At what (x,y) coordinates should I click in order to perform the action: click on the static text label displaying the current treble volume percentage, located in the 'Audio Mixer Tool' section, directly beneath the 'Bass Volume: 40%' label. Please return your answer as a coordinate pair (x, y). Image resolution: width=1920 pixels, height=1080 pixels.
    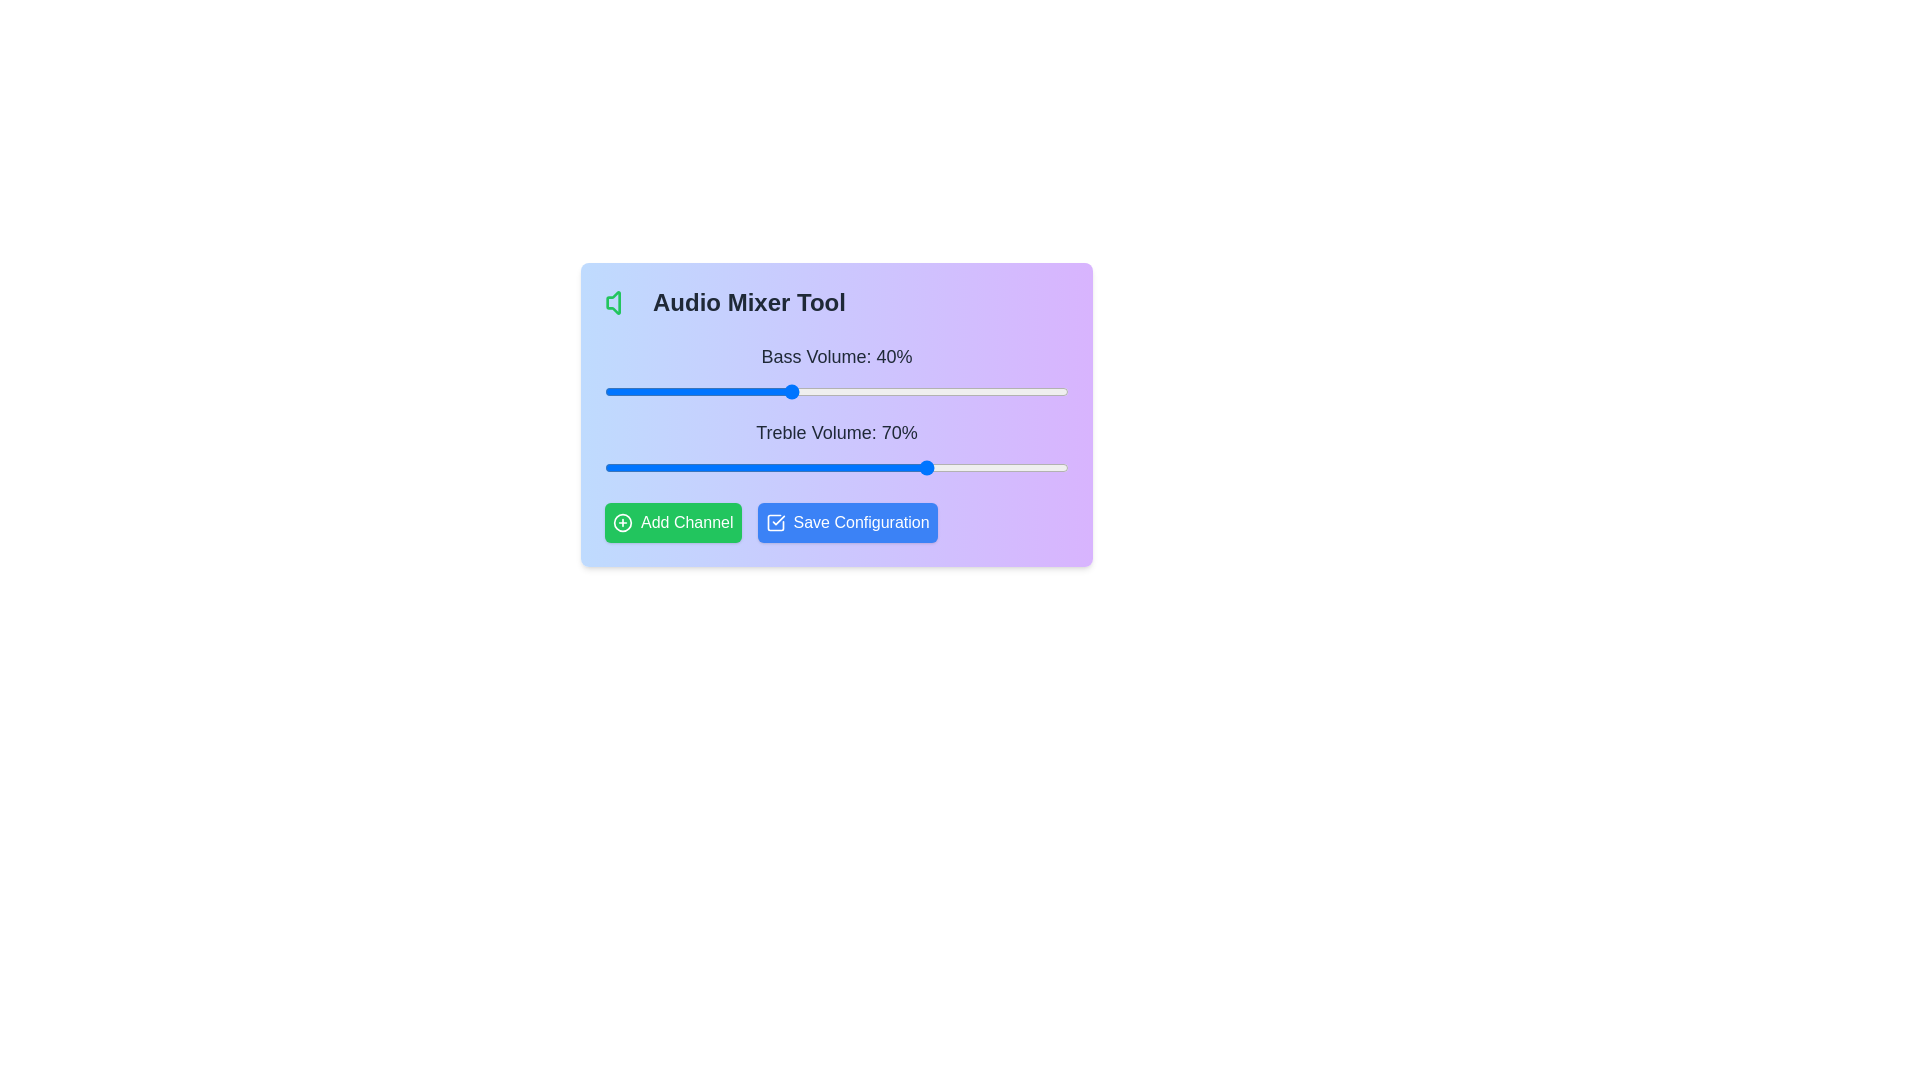
    Looking at the image, I should click on (836, 431).